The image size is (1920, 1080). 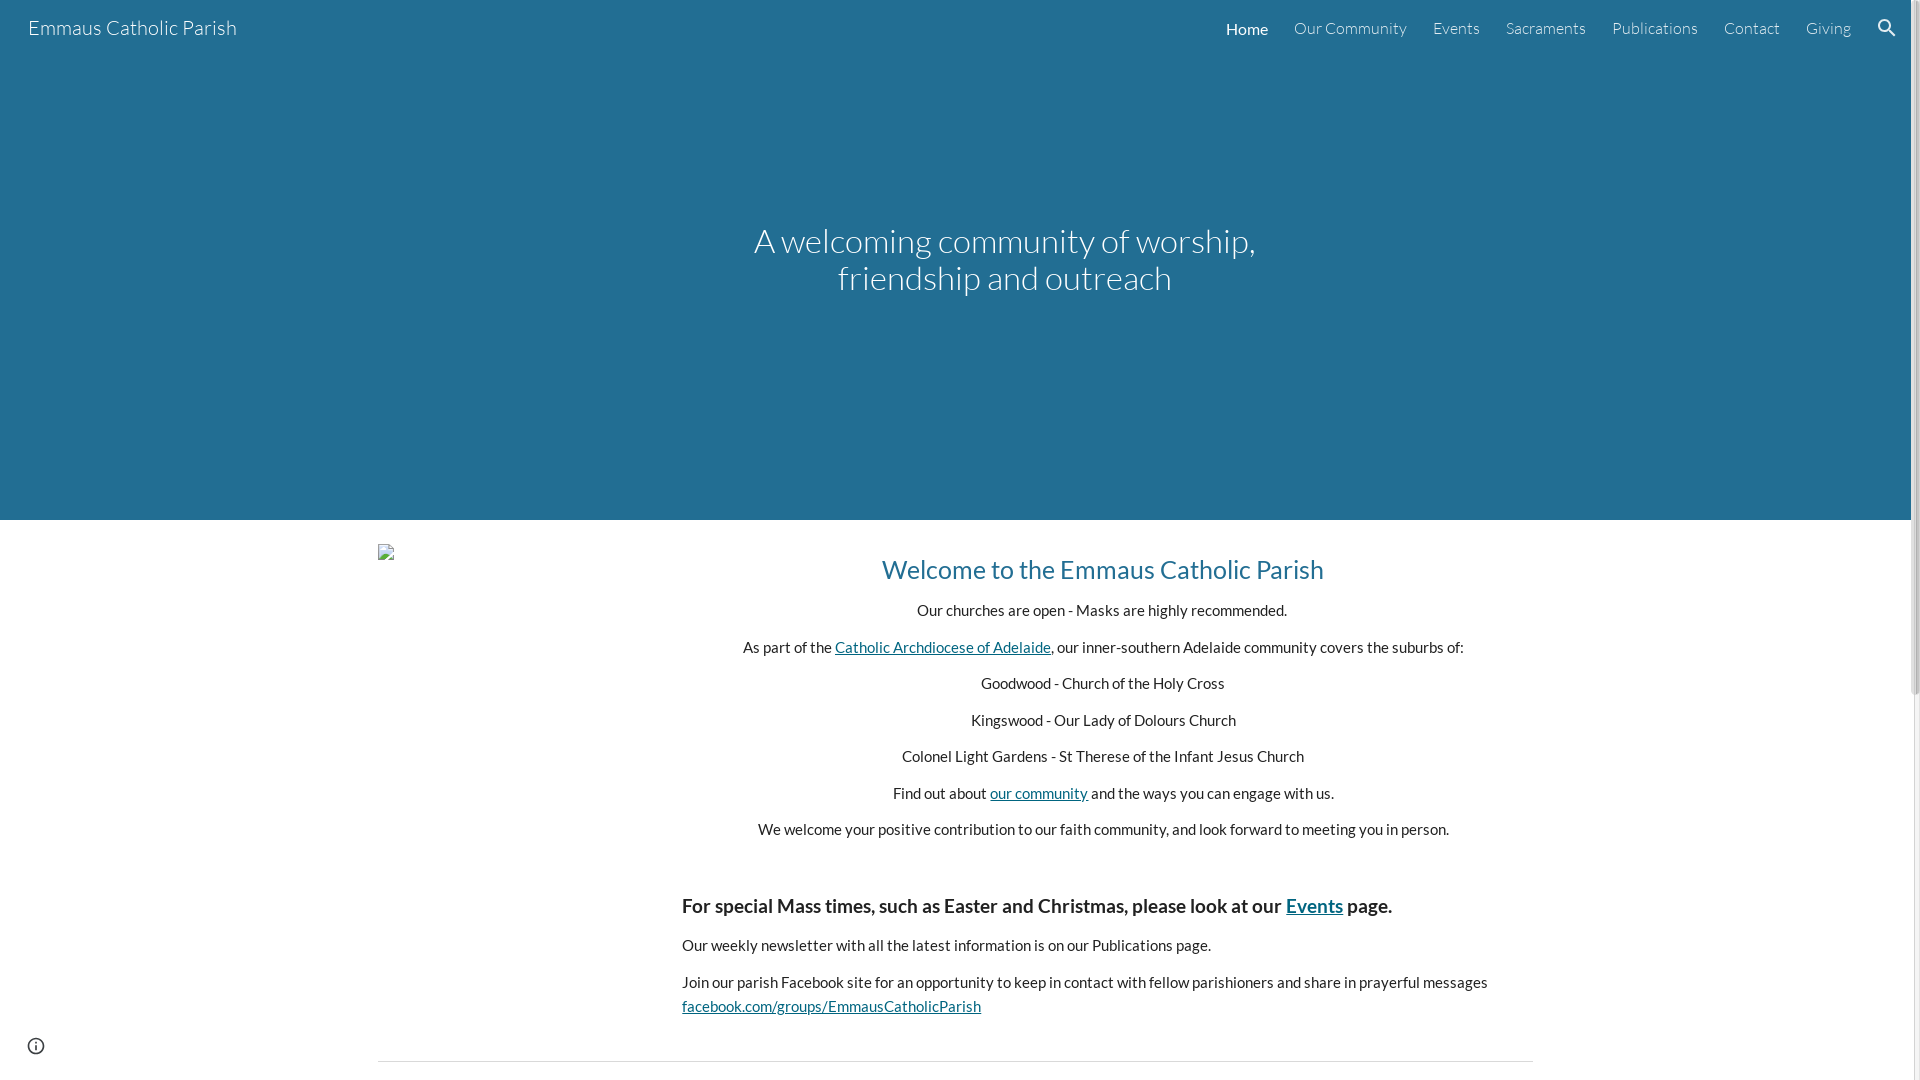 What do you see at coordinates (1038, 792) in the screenshot?
I see `'our community'` at bounding box center [1038, 792].